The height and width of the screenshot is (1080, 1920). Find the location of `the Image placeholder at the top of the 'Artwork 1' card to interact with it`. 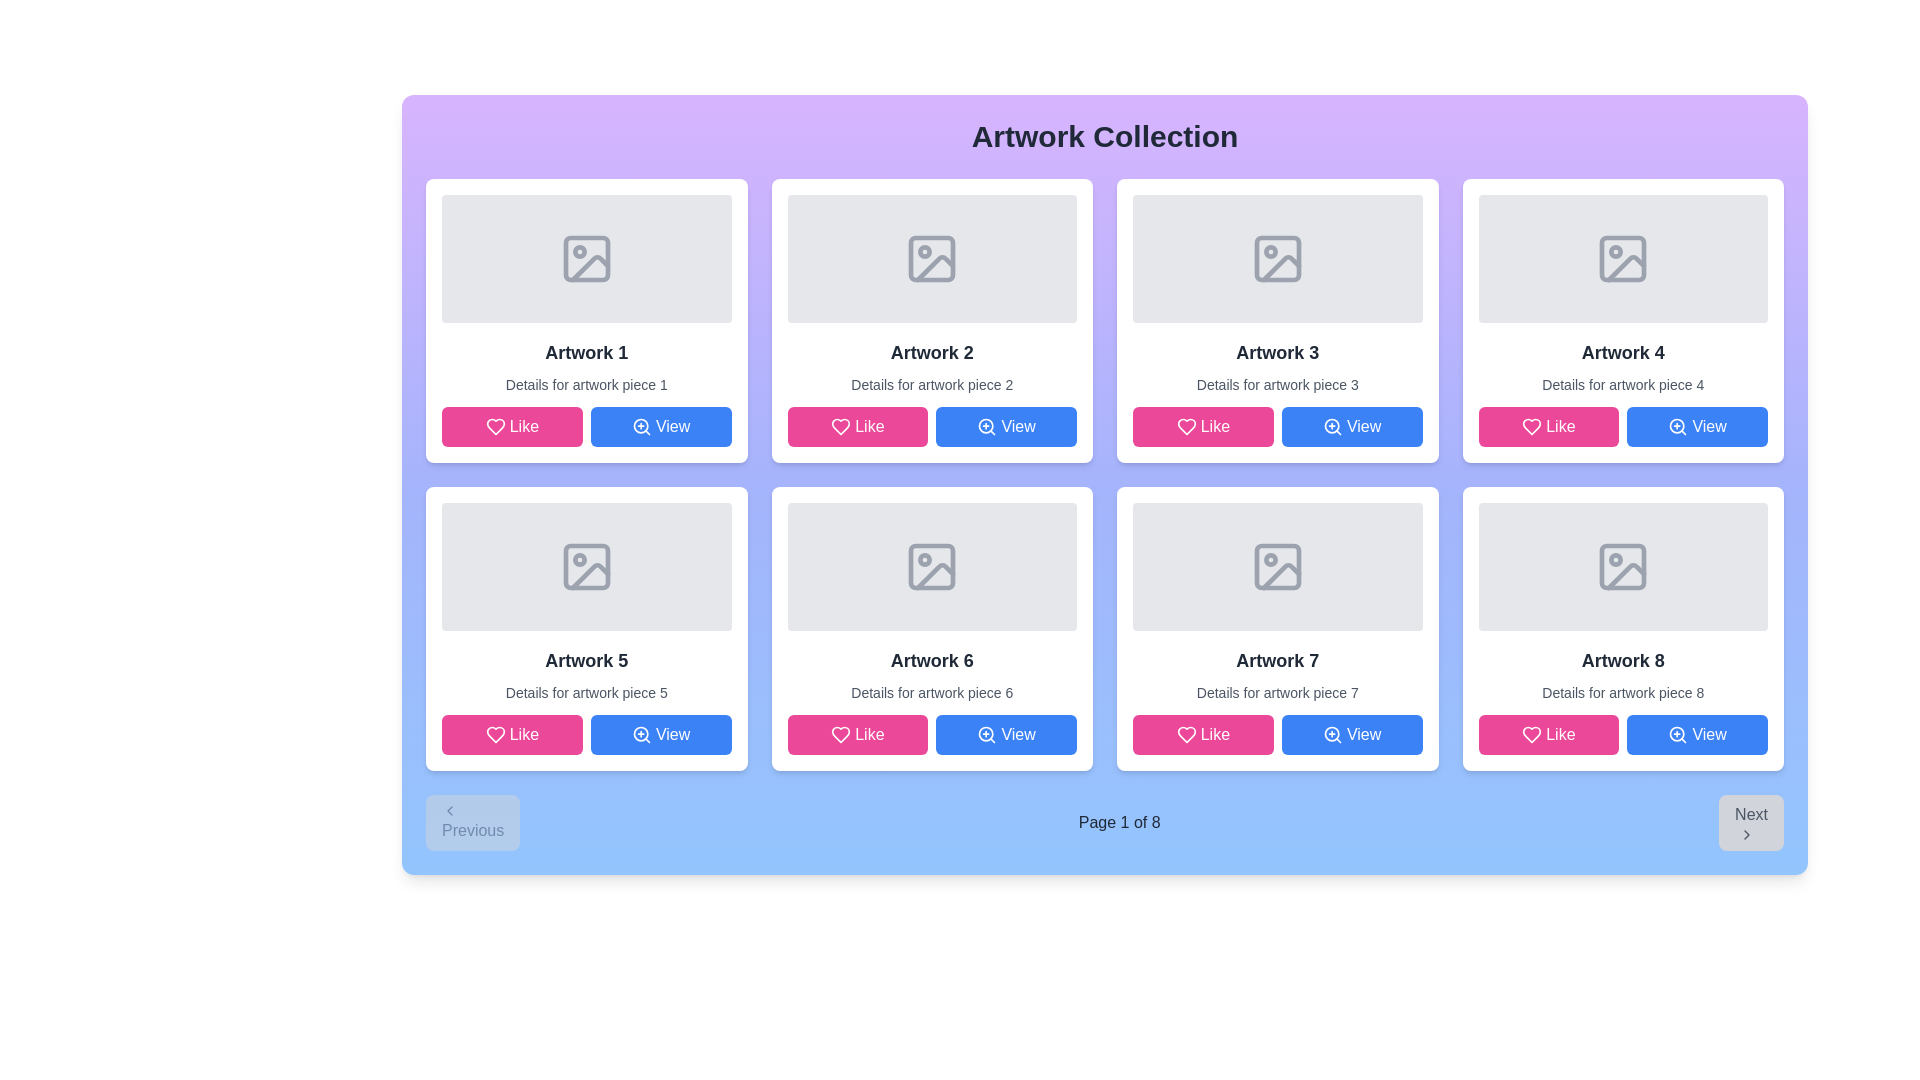

the Image placeholder at the top of the 'Artwork 1' card to interact with it is located at coordinates (585, 257).